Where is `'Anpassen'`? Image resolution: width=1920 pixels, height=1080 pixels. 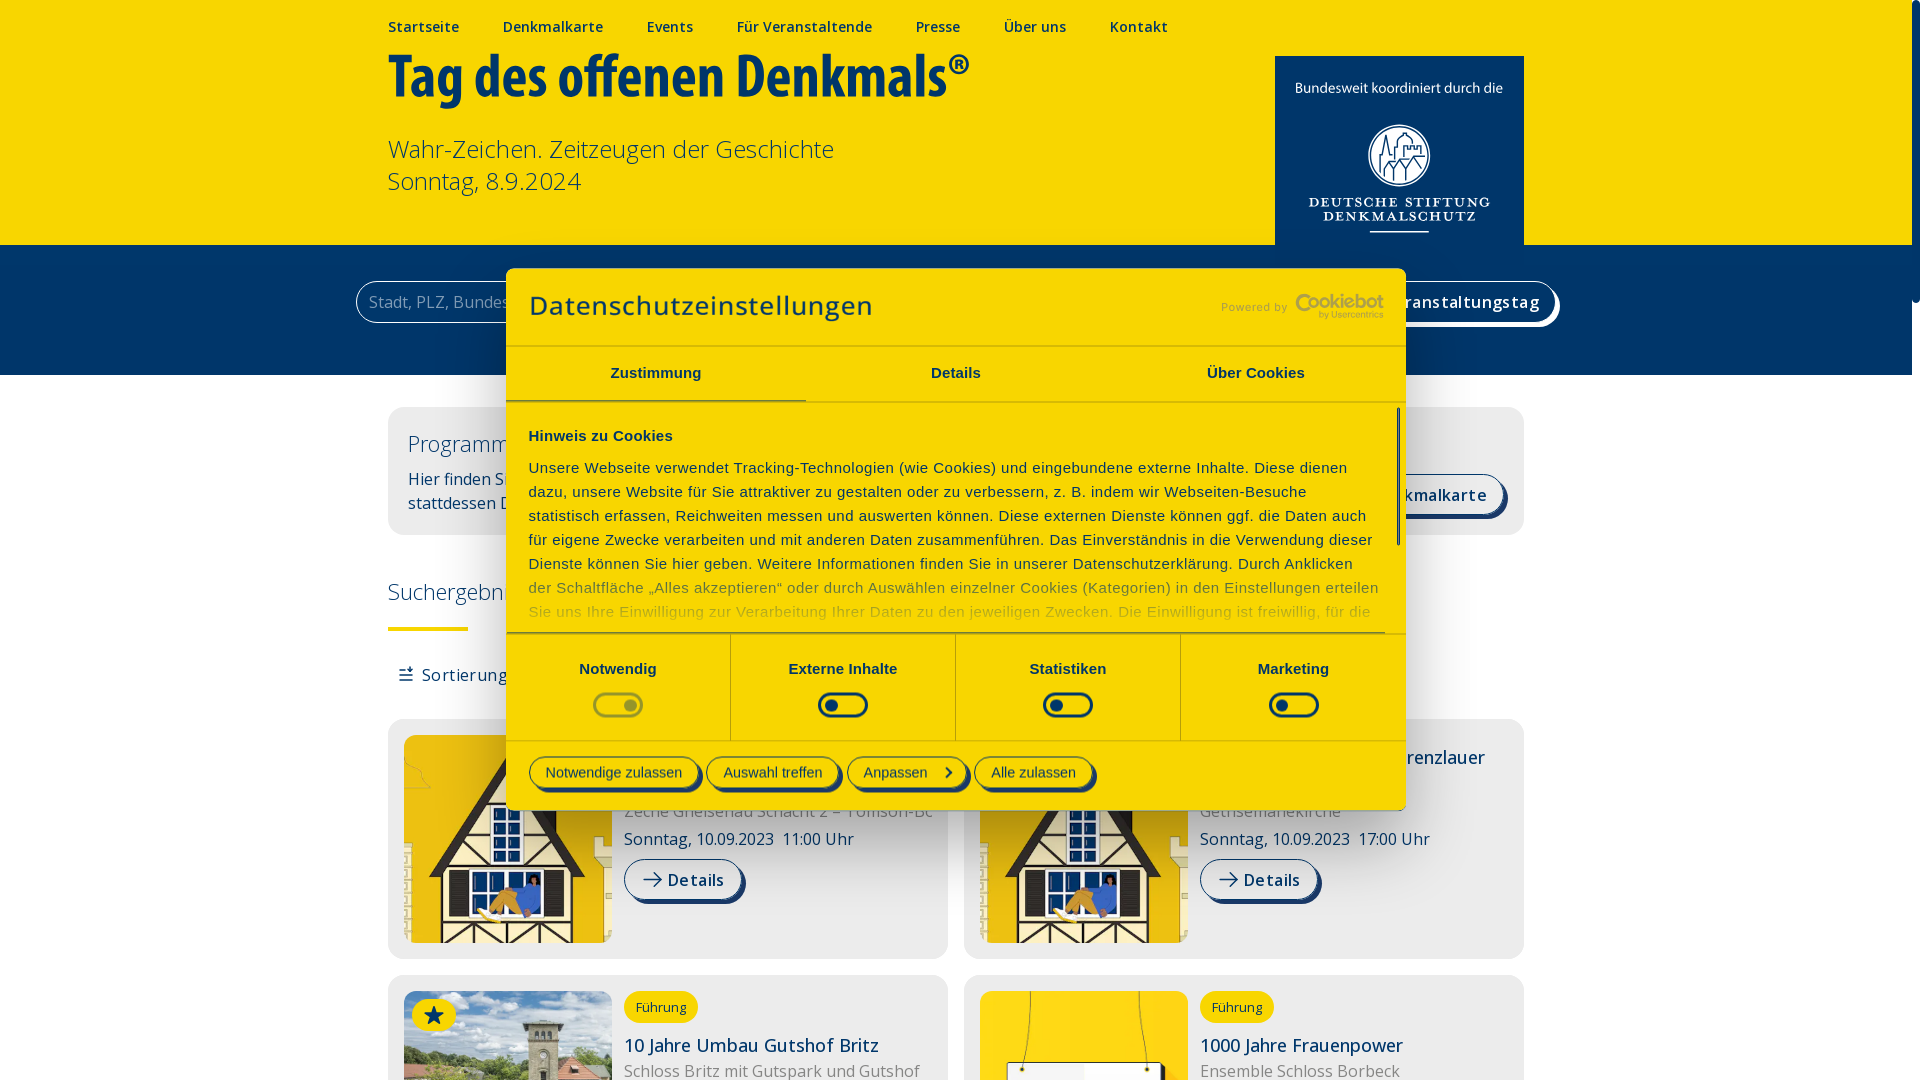 'Anpassen' is located at coordinates (906, 770).